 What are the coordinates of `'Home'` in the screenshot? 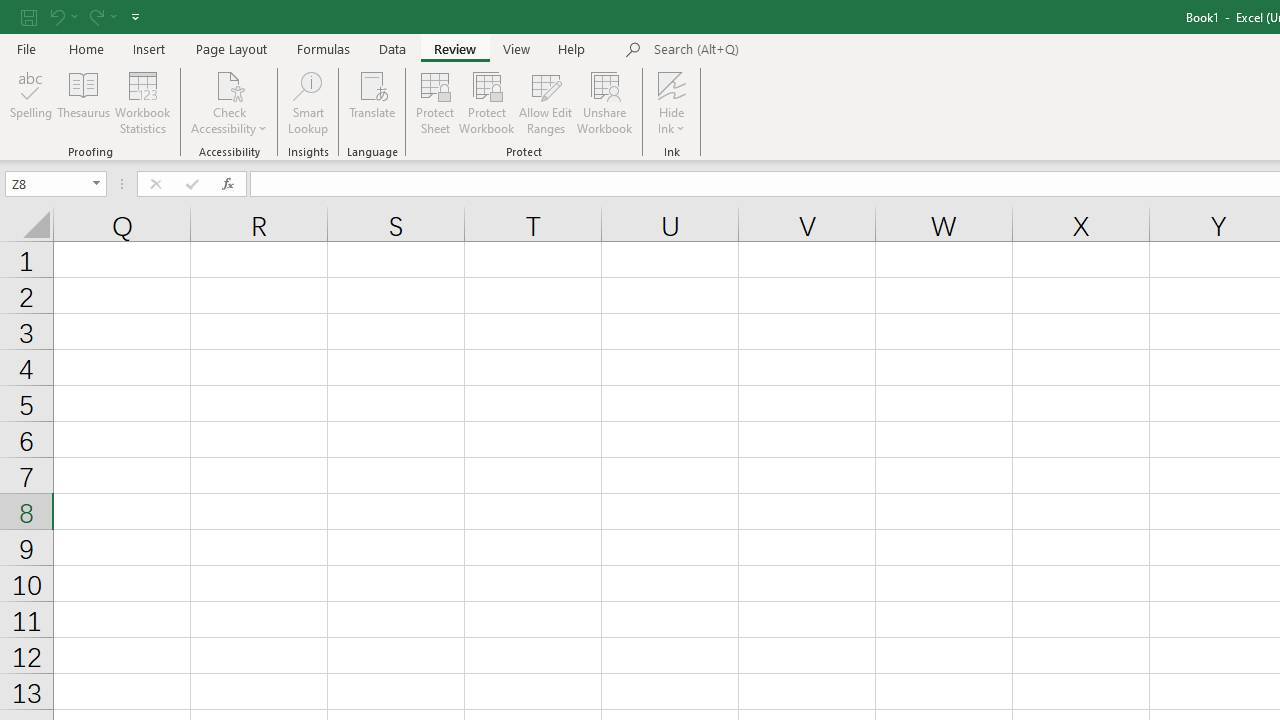 It's located at (85, 48).